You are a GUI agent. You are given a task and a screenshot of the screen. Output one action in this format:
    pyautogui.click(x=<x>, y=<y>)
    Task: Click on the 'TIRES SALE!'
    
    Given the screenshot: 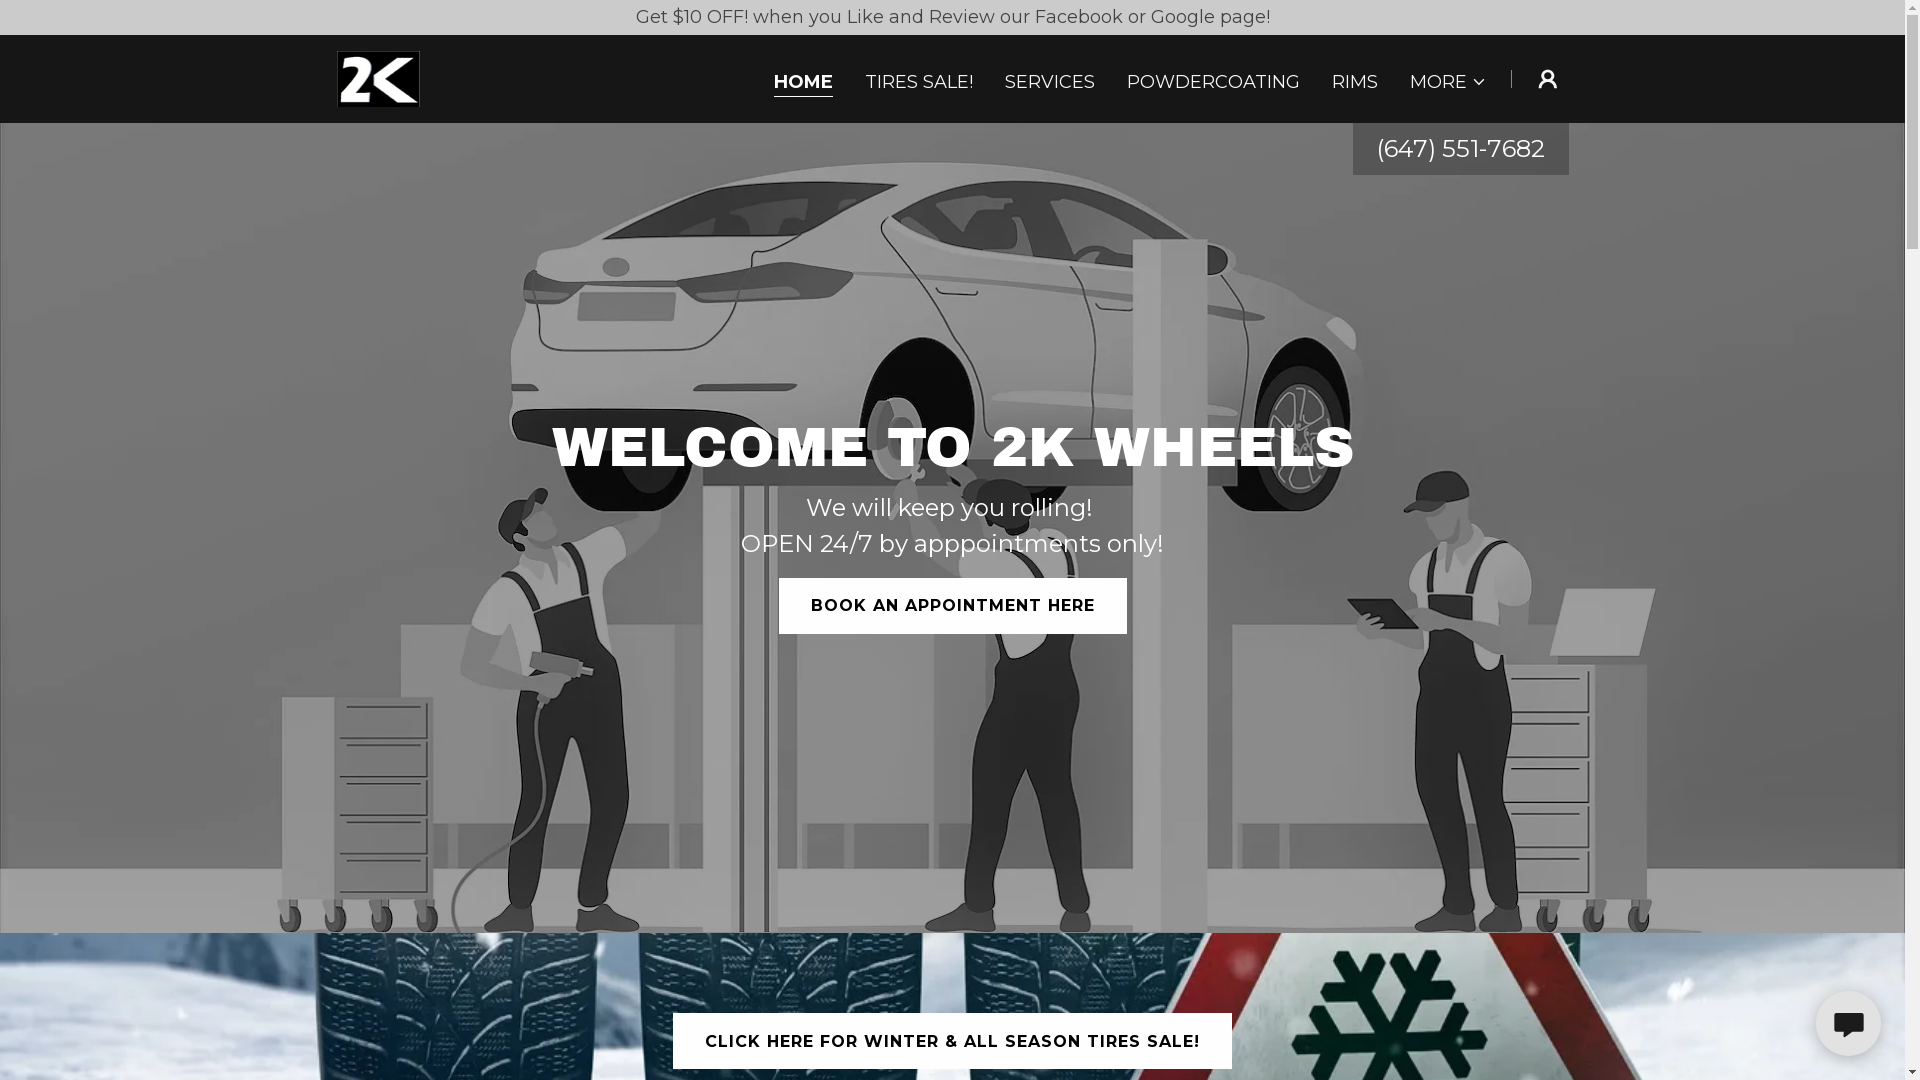 What is the action you would take?
    pyautogui.click(x=917, y=80)
    